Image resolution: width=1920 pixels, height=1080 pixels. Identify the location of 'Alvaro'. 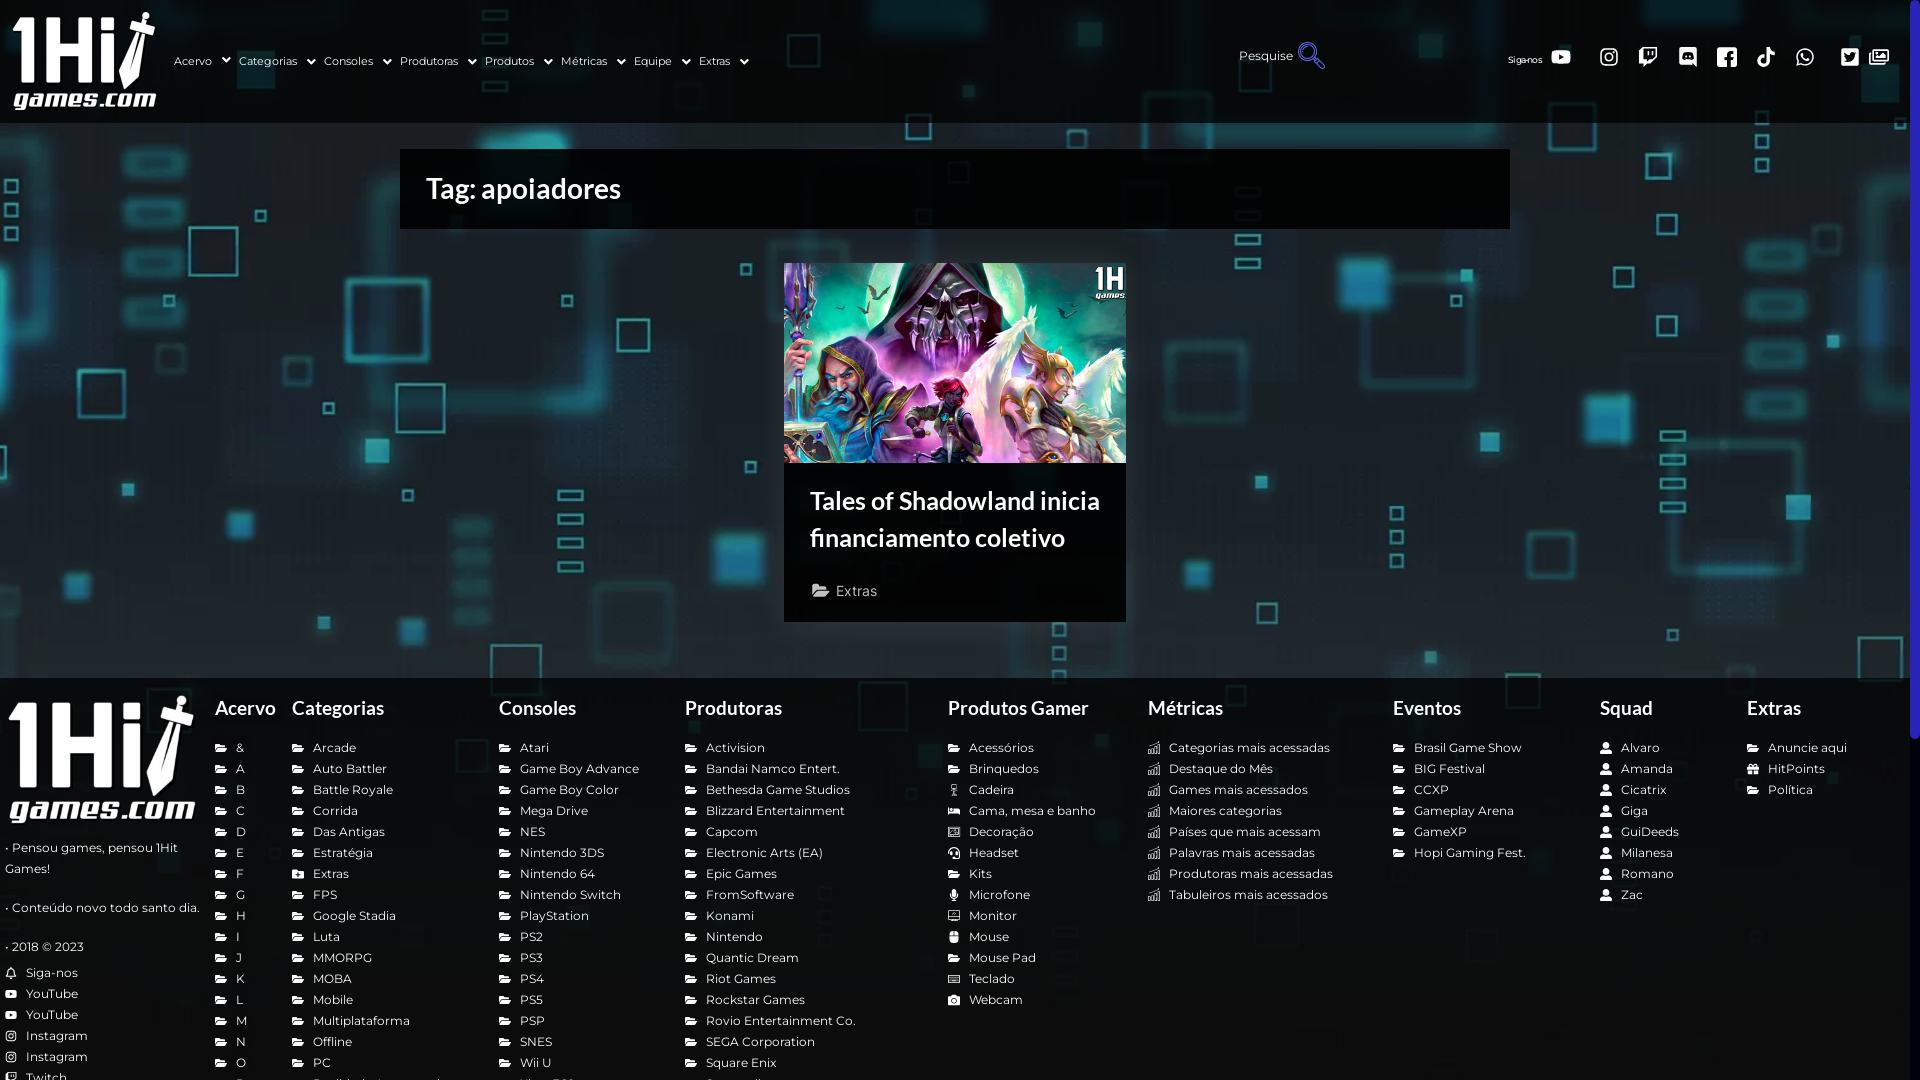
(1598, 747).